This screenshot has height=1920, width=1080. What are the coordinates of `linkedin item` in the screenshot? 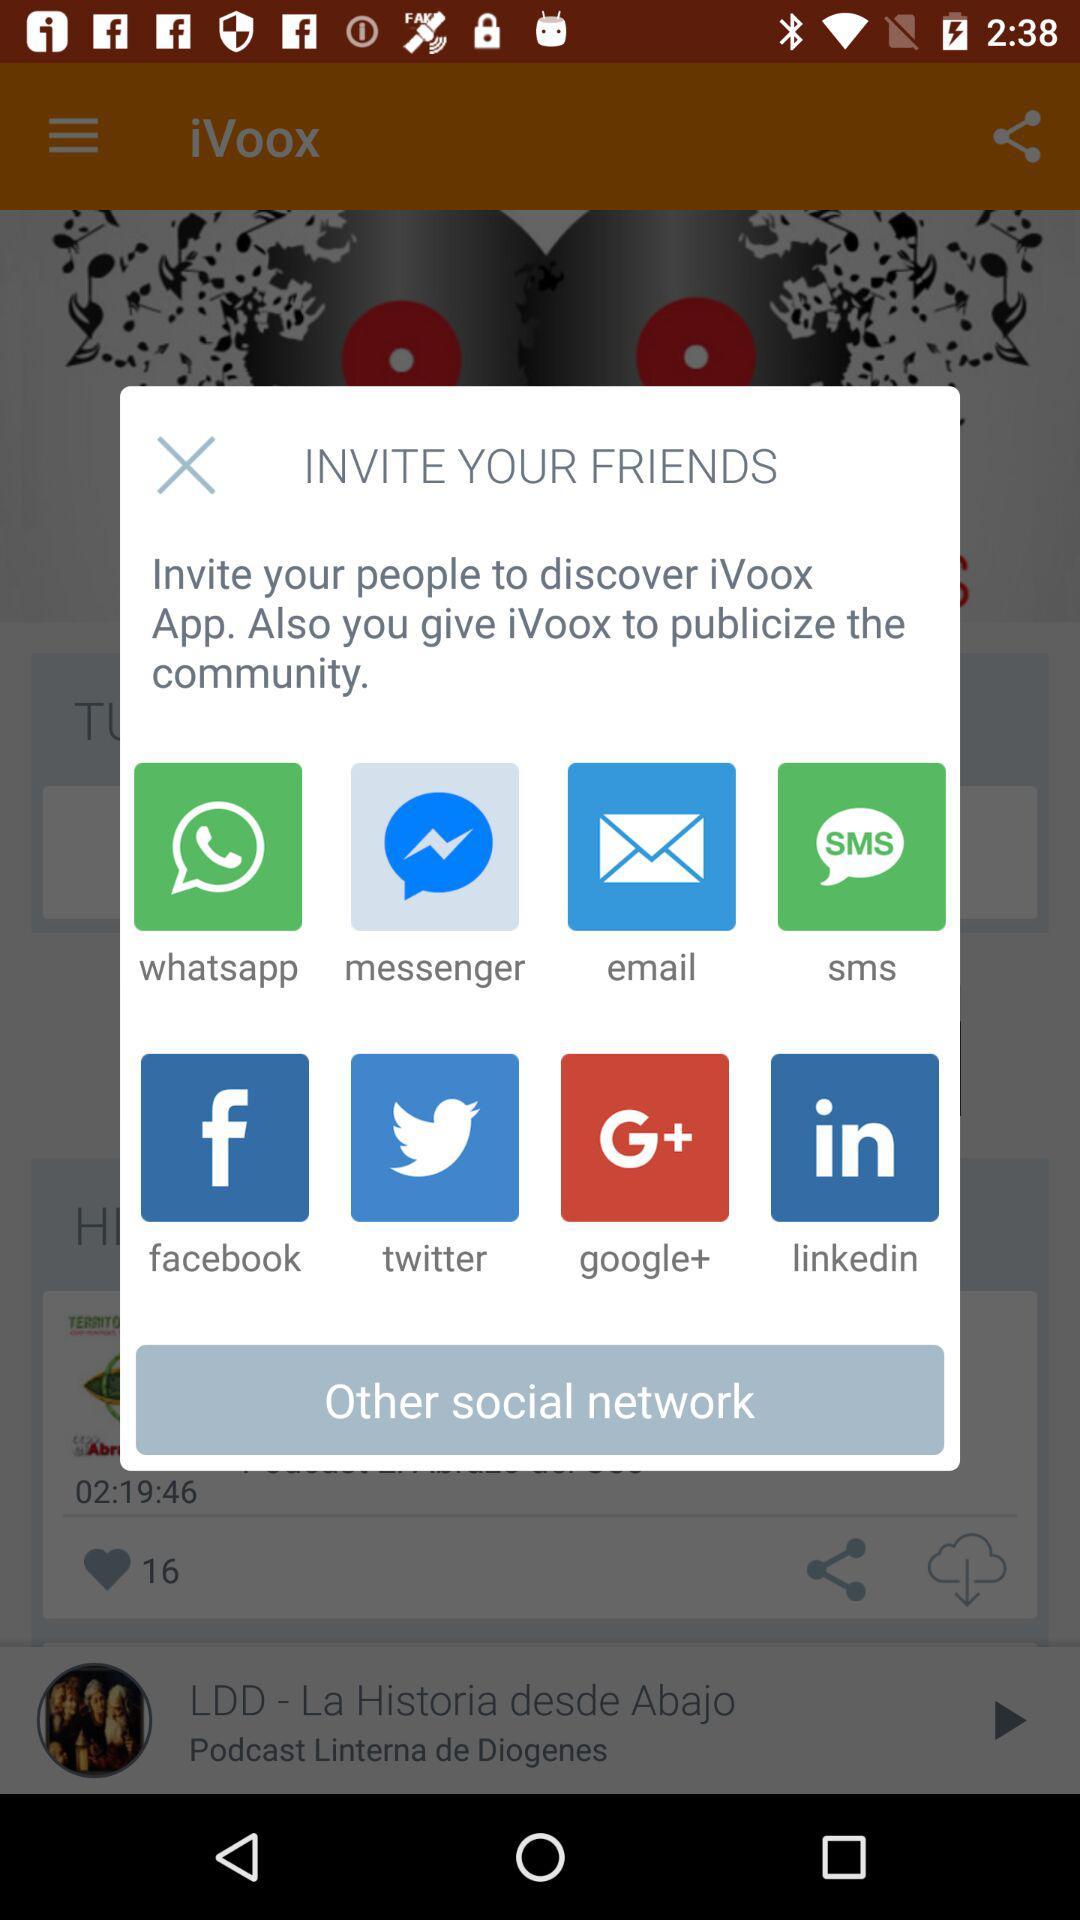 It's located at (855, 1167).